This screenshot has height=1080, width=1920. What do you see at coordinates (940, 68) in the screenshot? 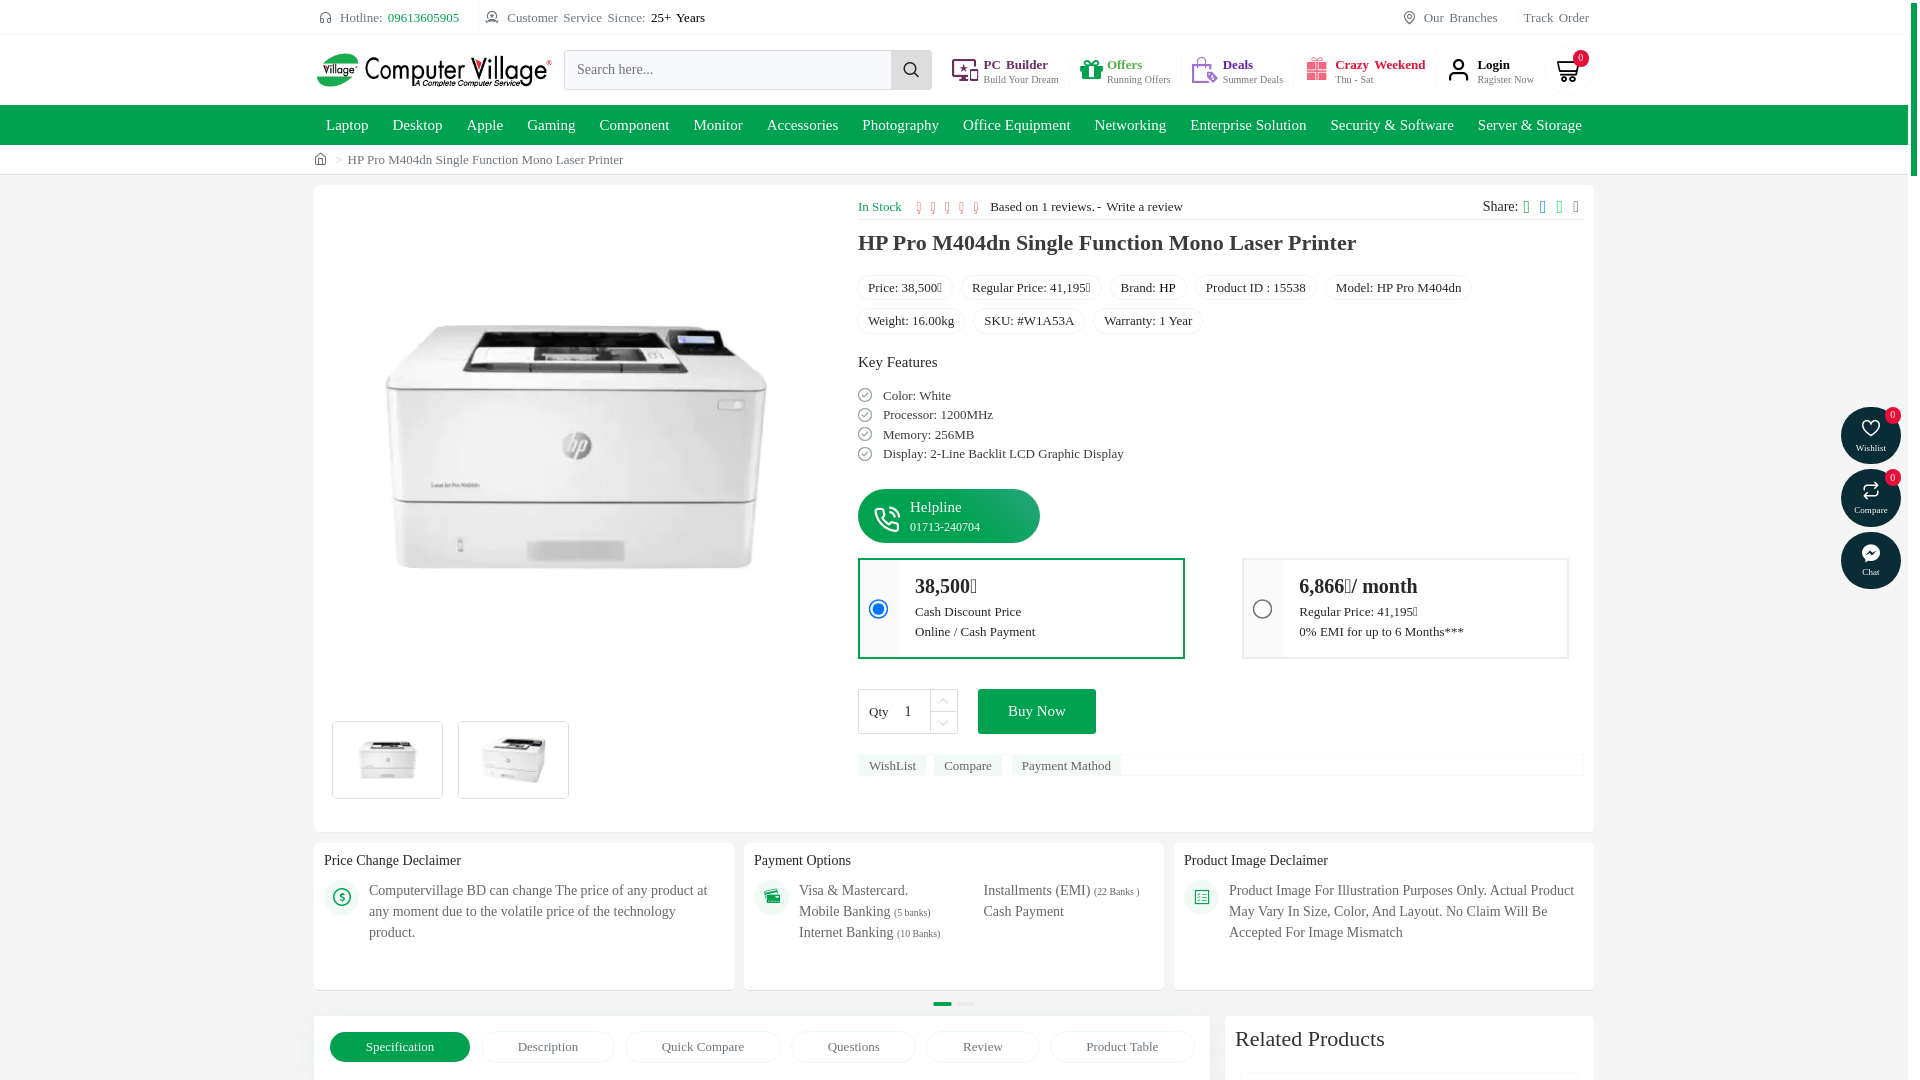
I see `'PC Builder` at bounding box center [940, 68].